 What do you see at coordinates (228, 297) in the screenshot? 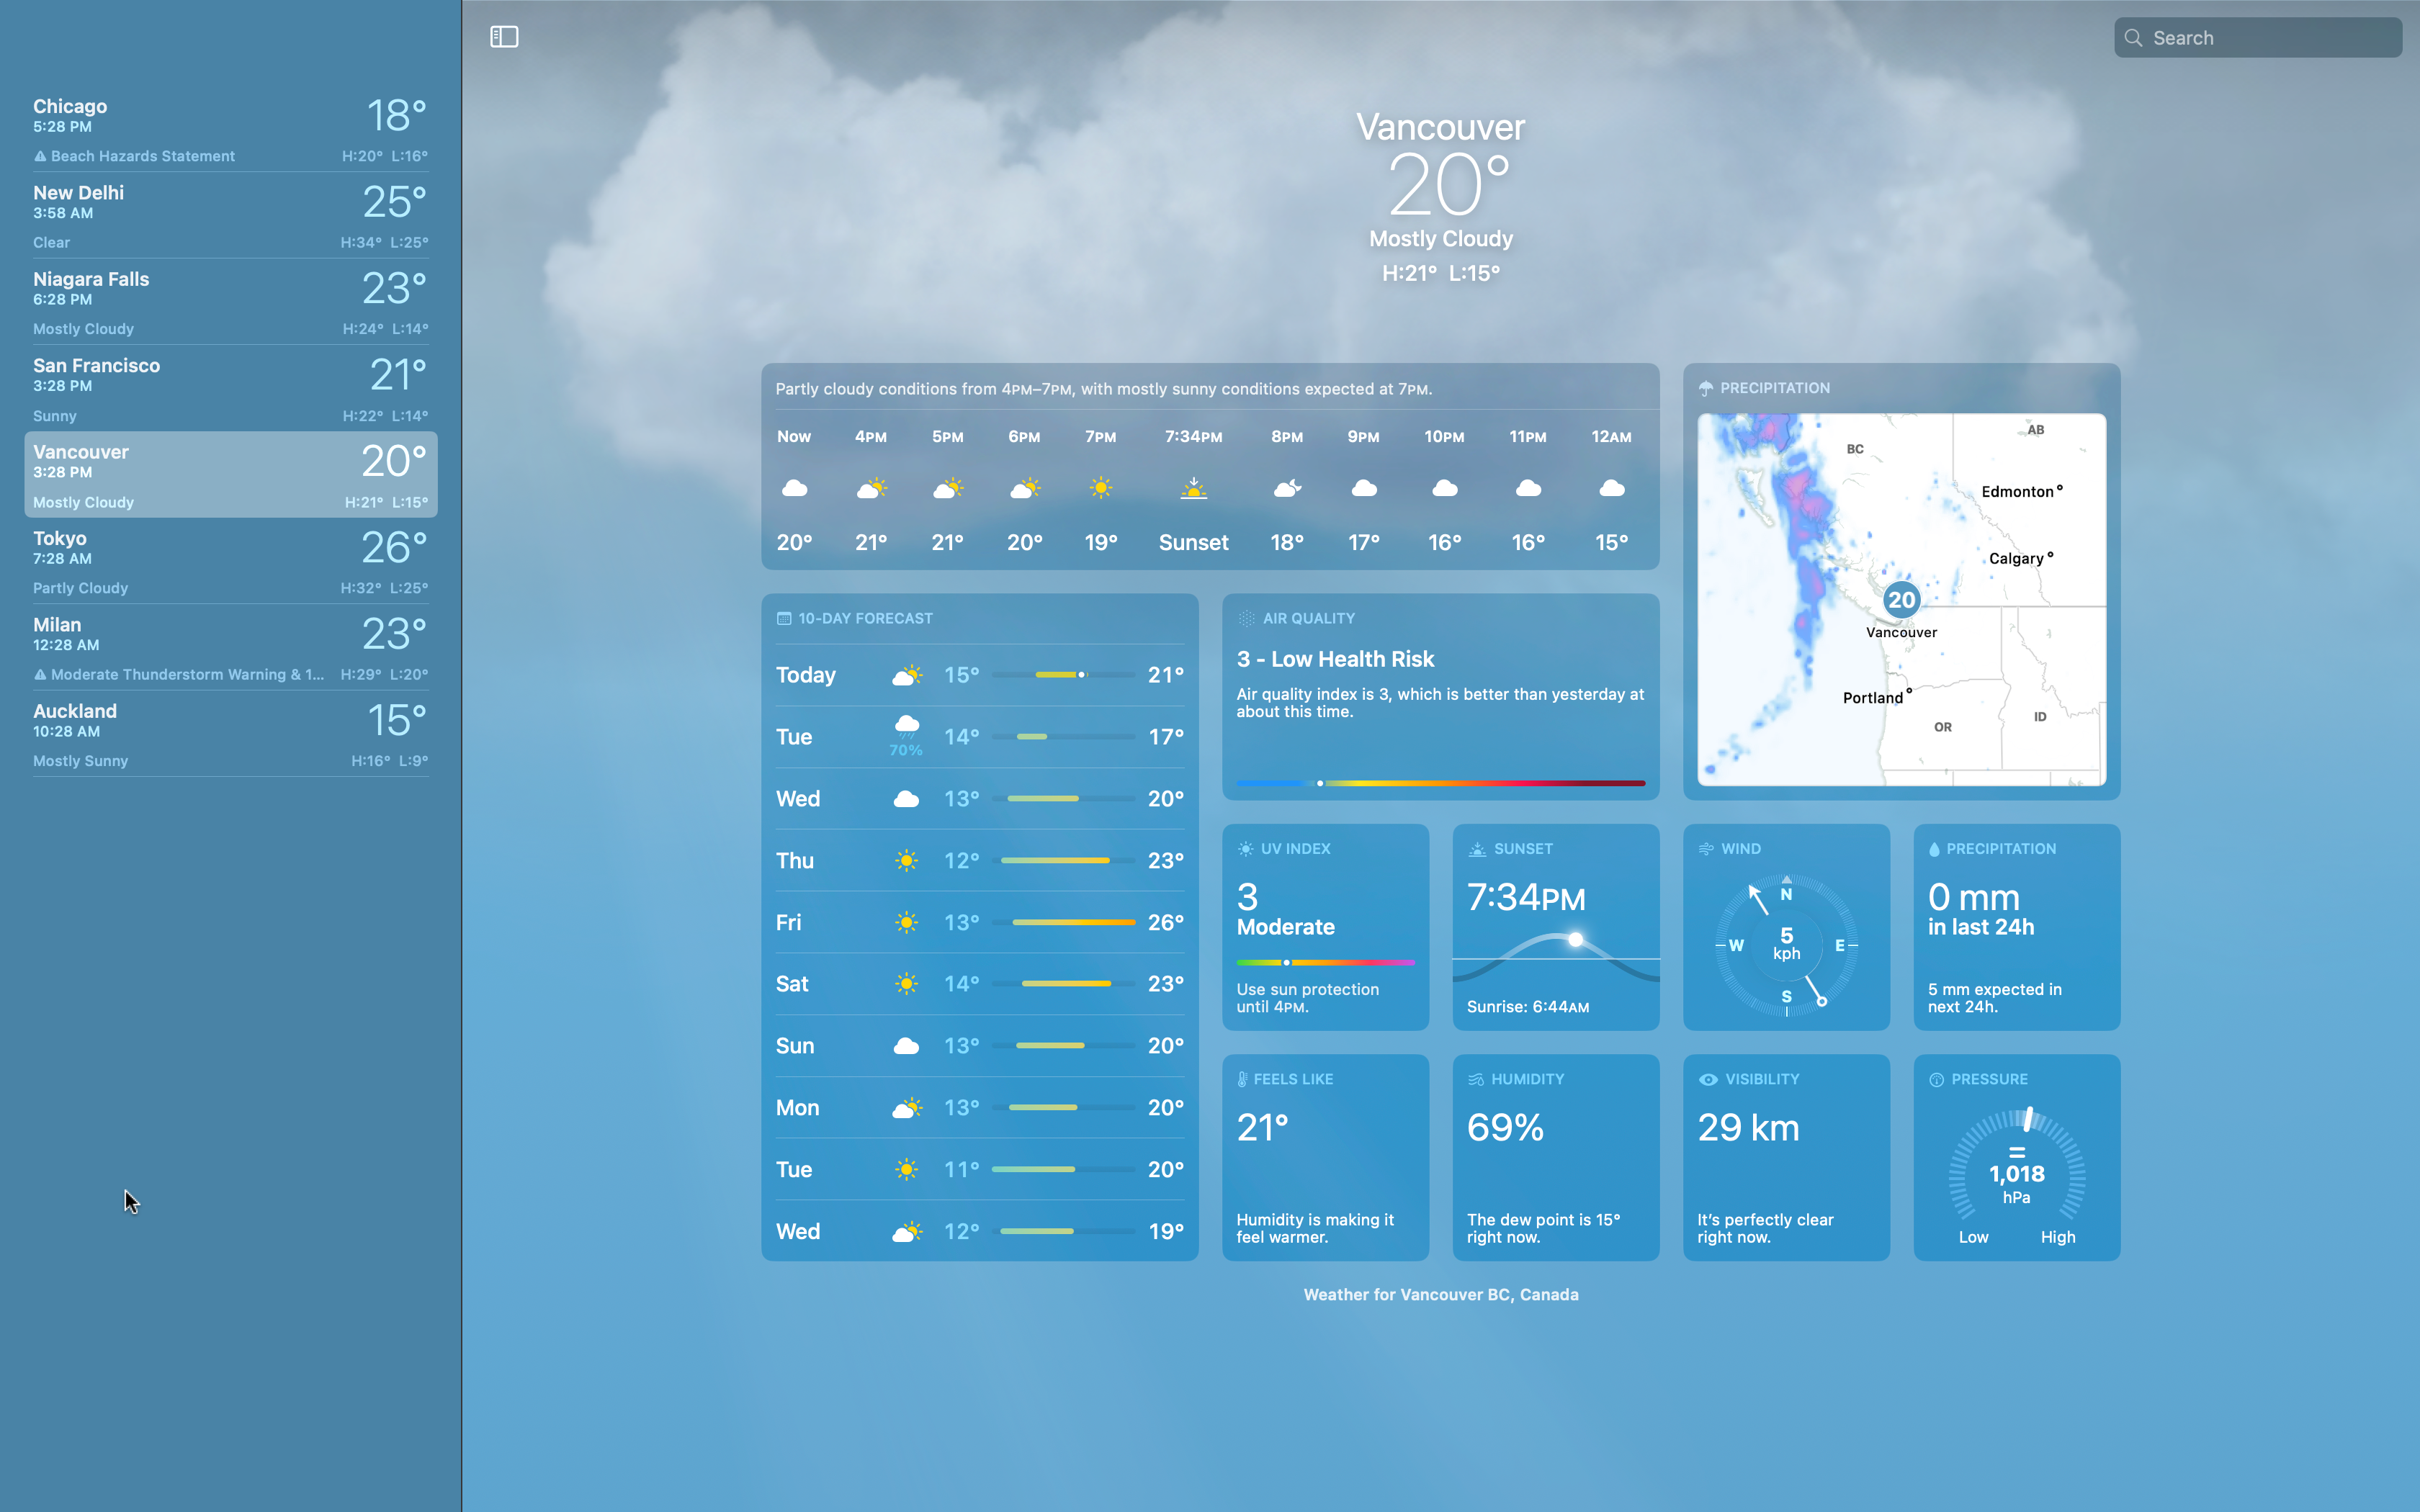
I see `Determine the current climate for Niagara Falls` at bounding box center [228, 297].